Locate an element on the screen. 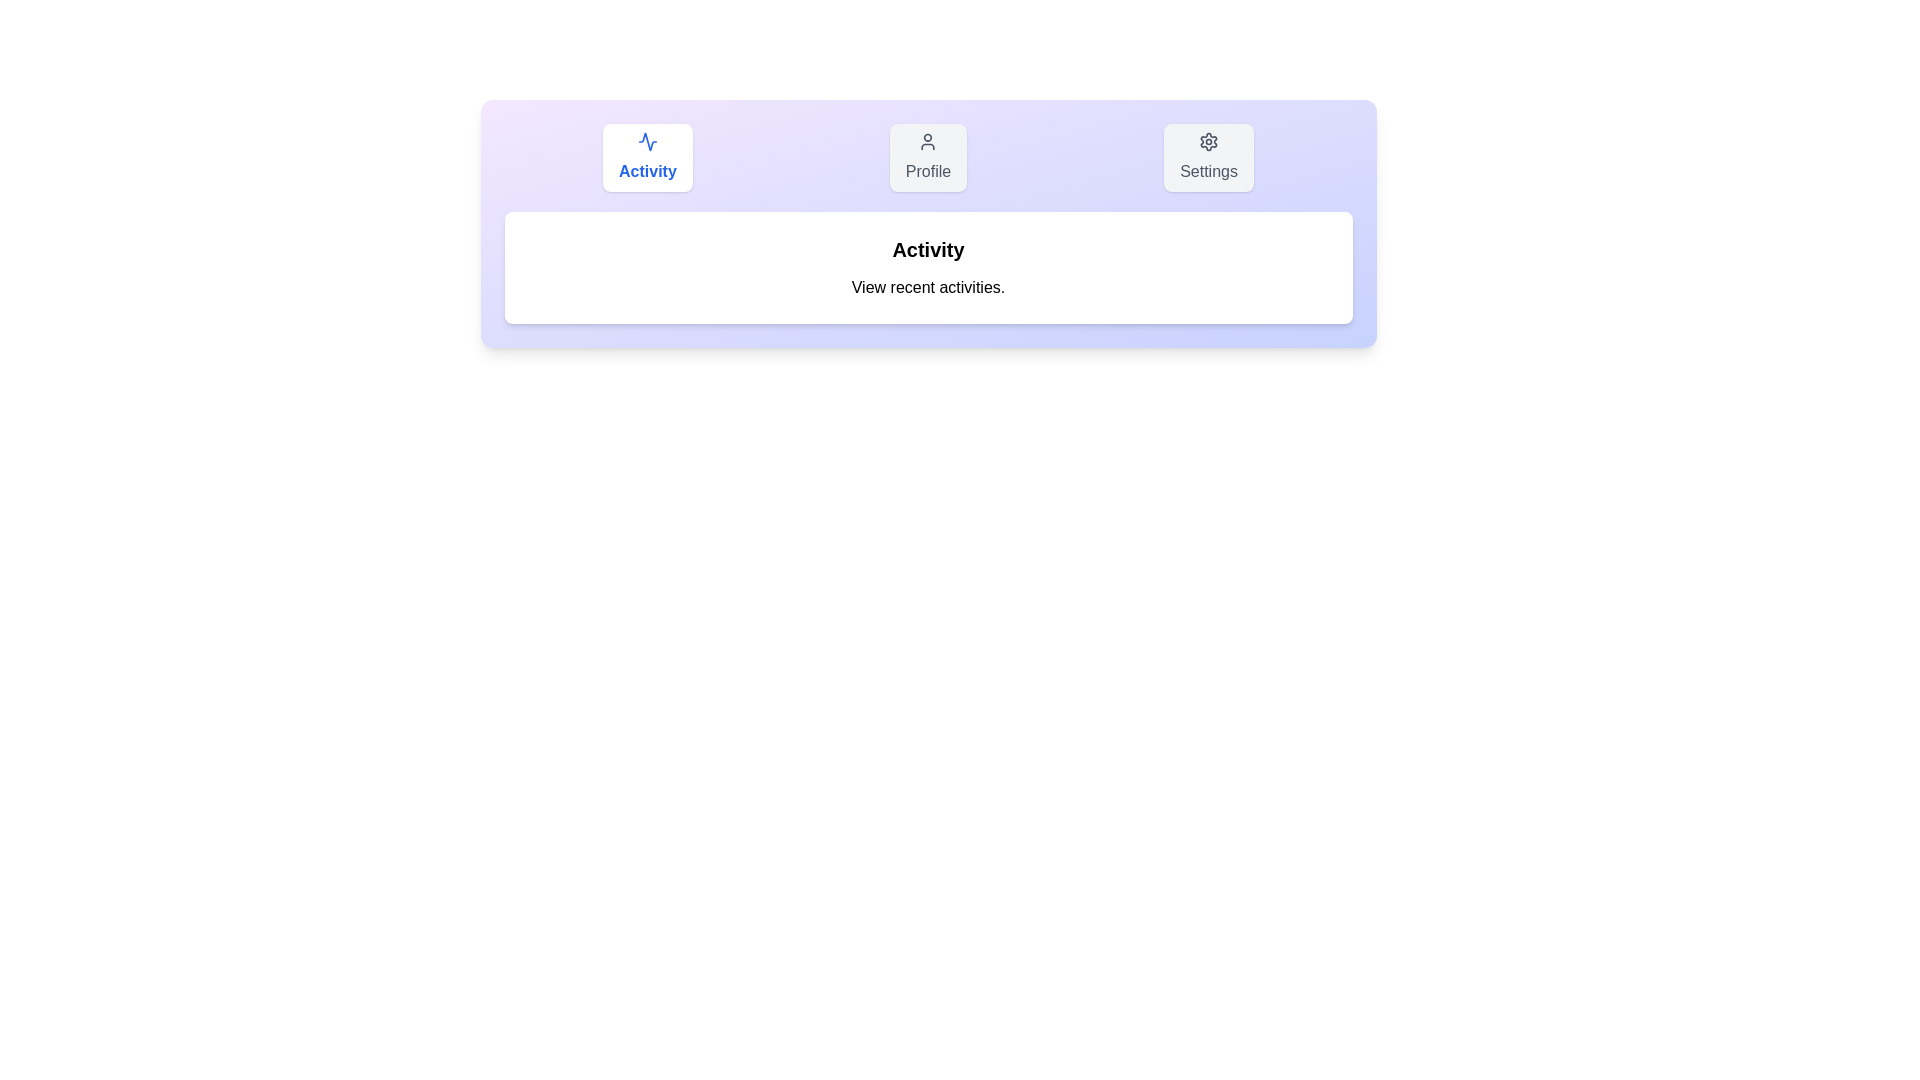 The width and height of the screenshot is (1920, 1080). the Settings tab to switch to it is located at coordinates (1208, 157).